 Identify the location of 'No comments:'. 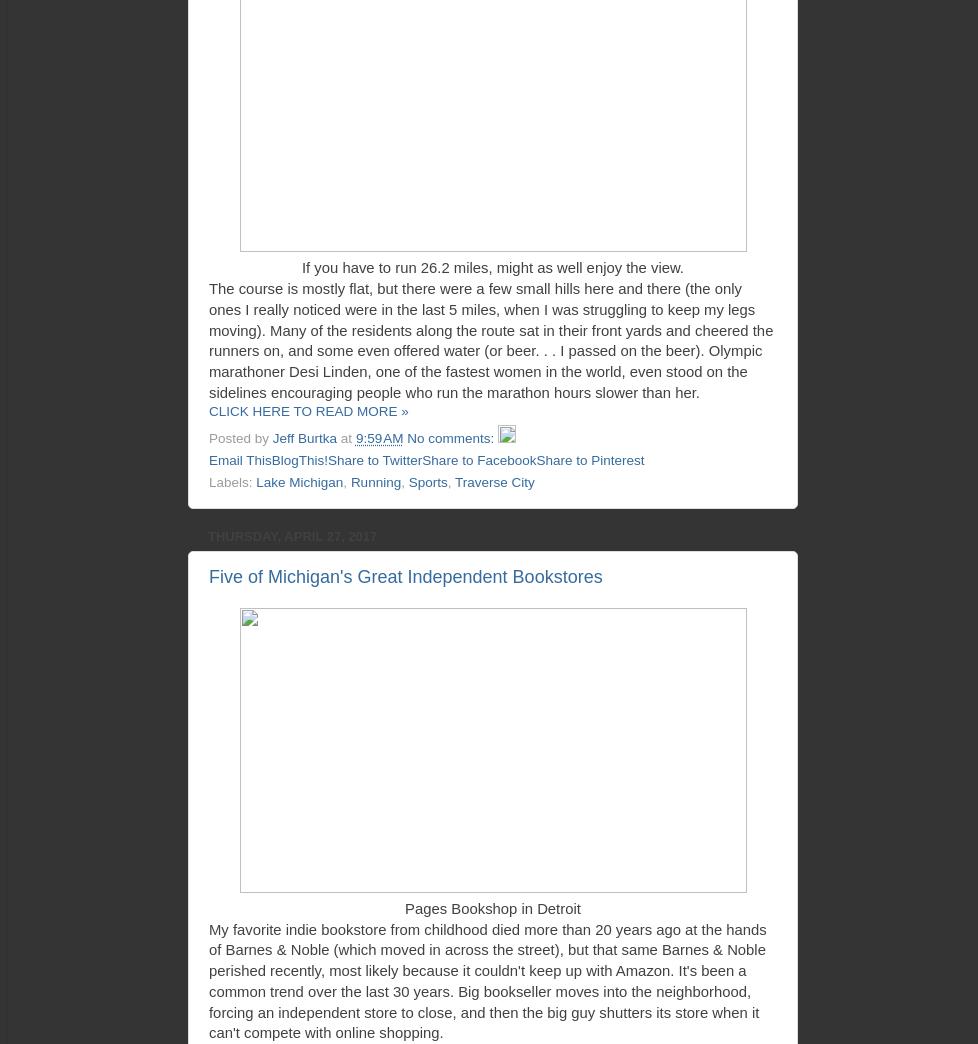
(451, 437).